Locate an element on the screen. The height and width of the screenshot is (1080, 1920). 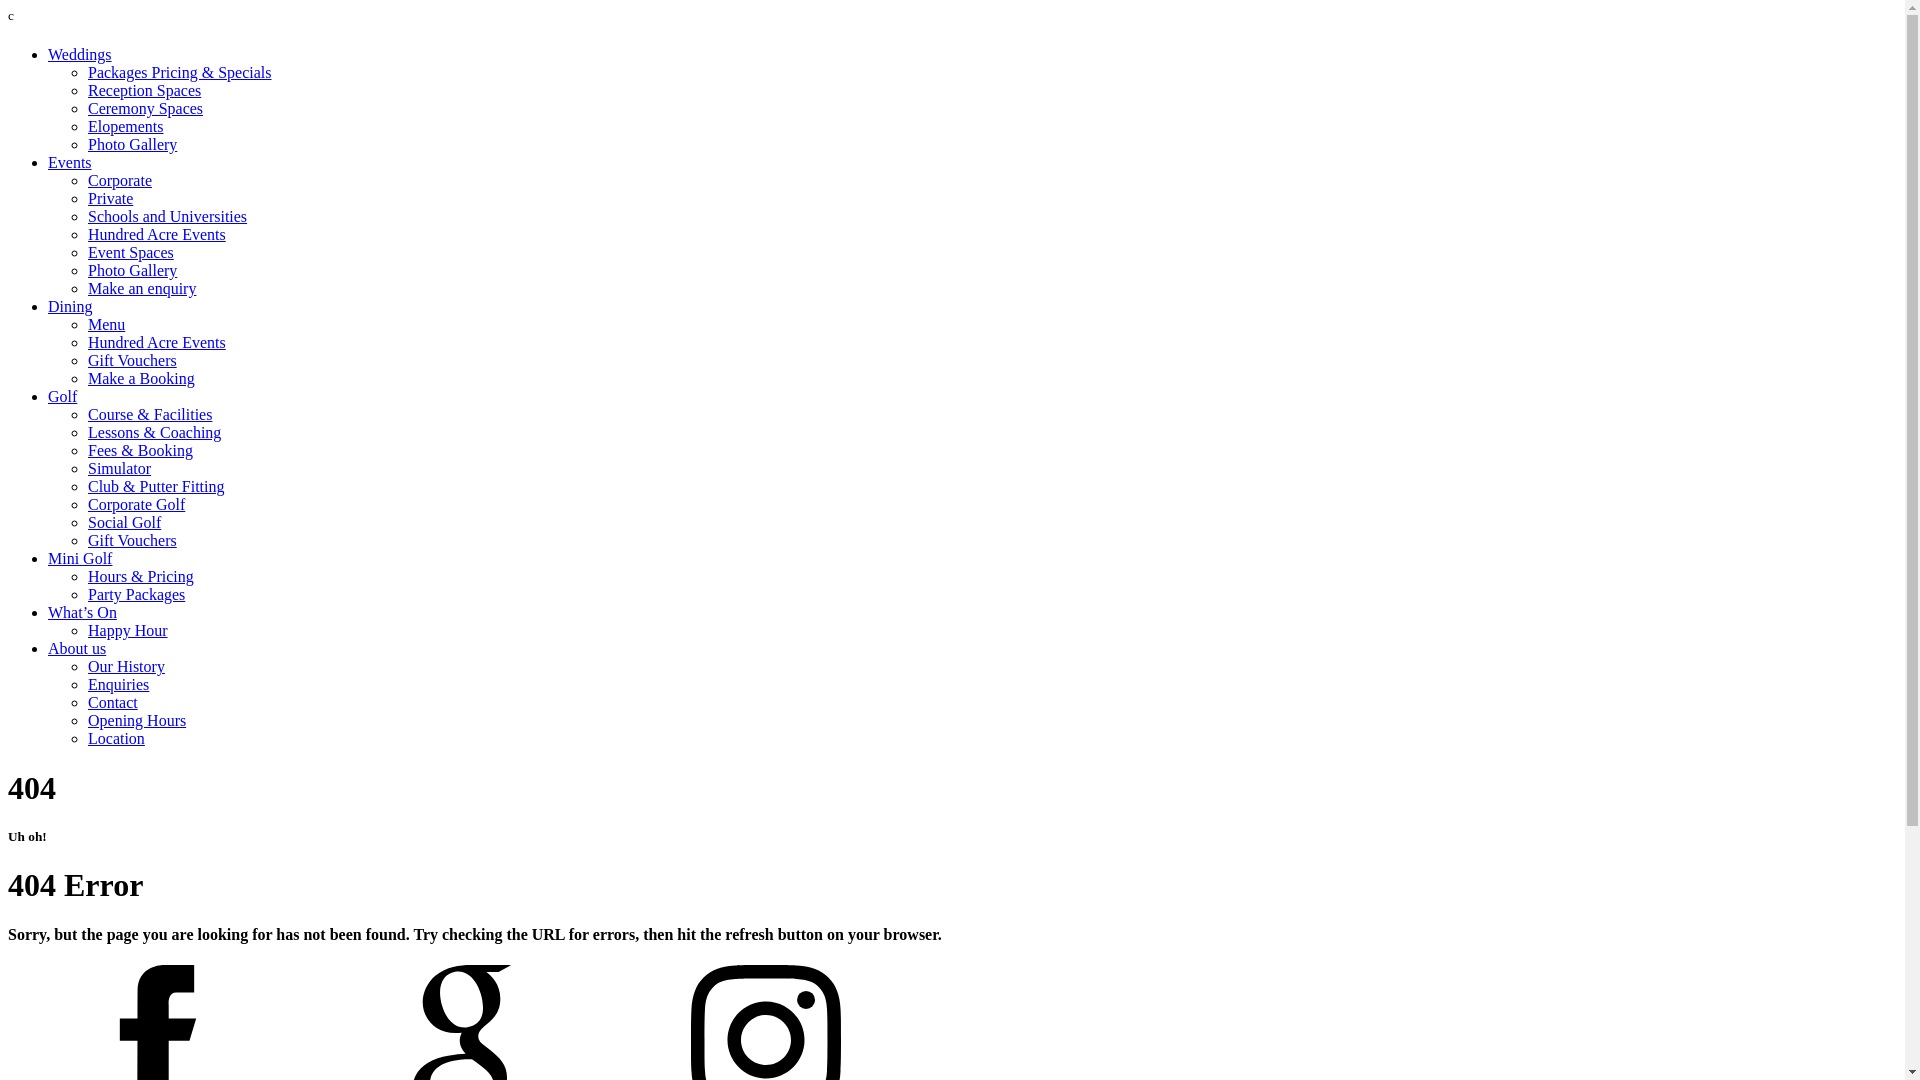
'Corporate' is located at coordinates (119, 180).